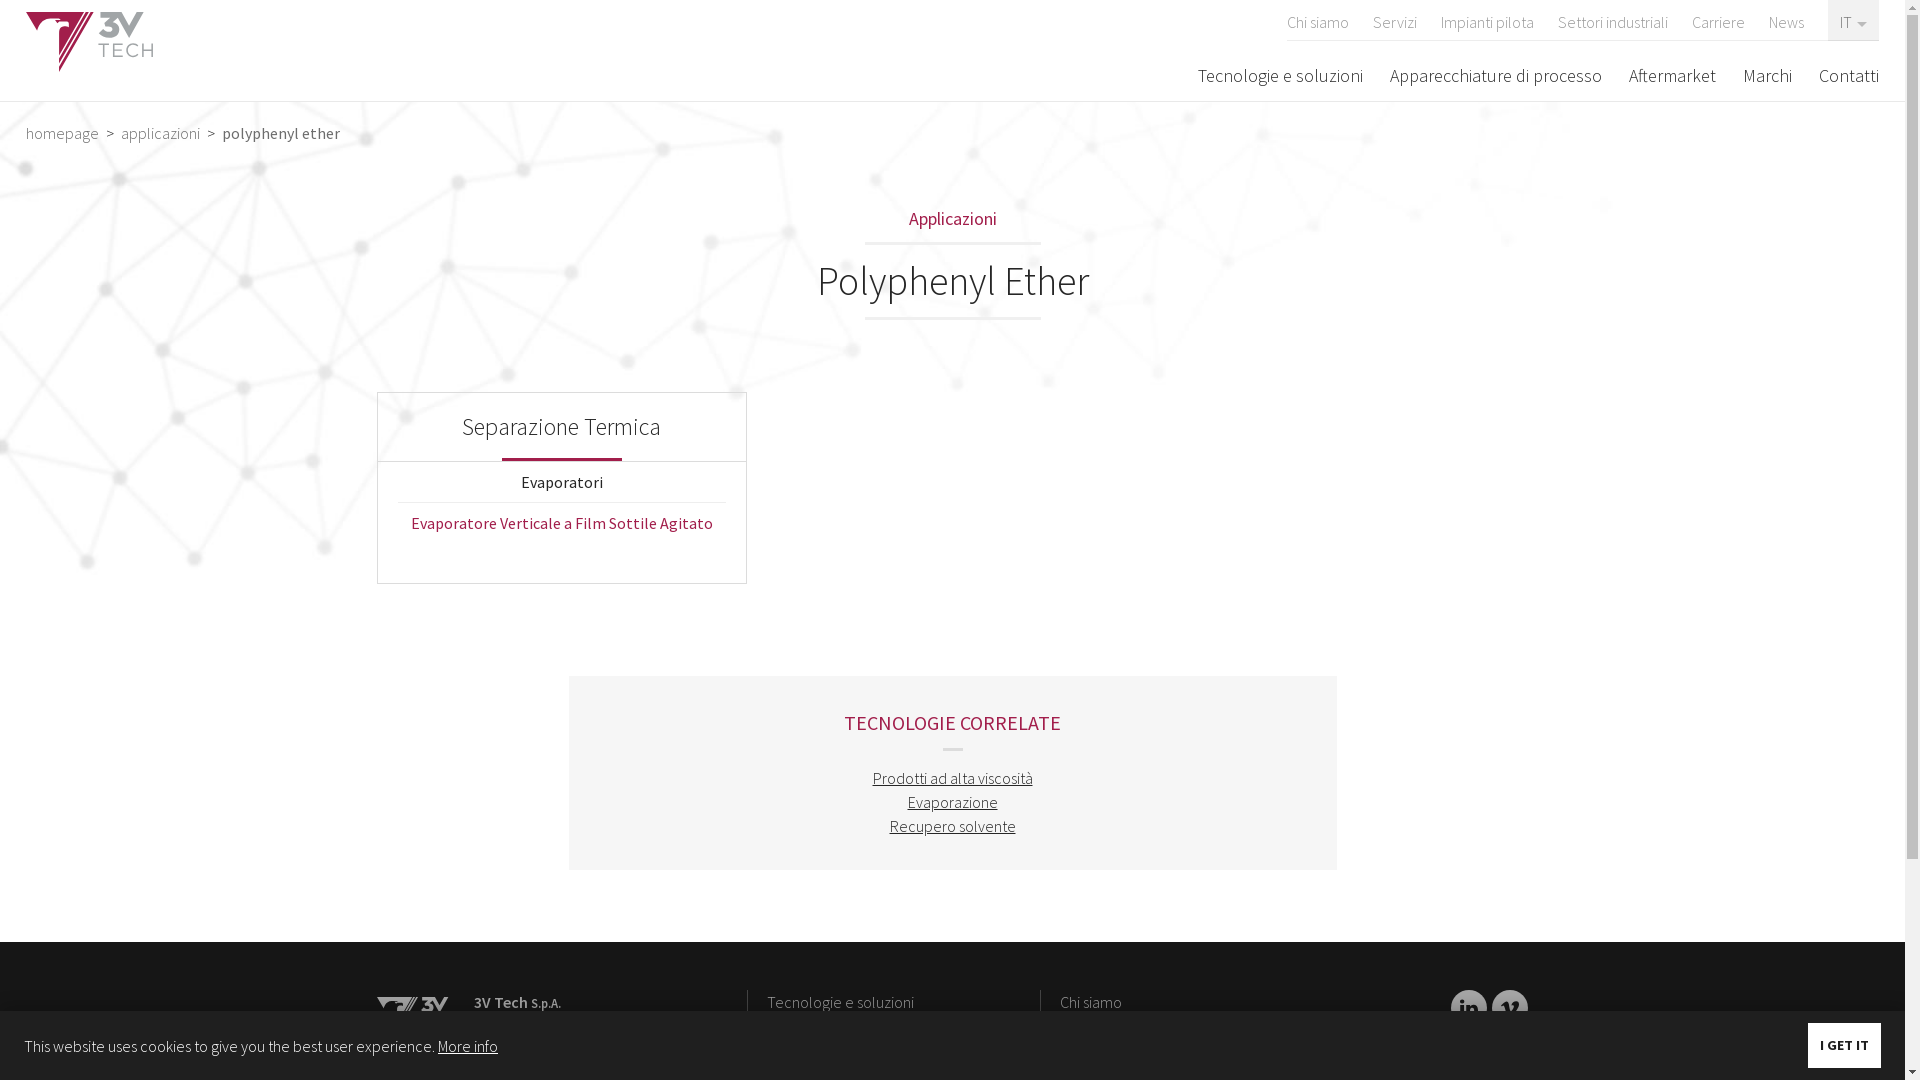  I want to click on 'I GET IT', so click(1843, 1044).